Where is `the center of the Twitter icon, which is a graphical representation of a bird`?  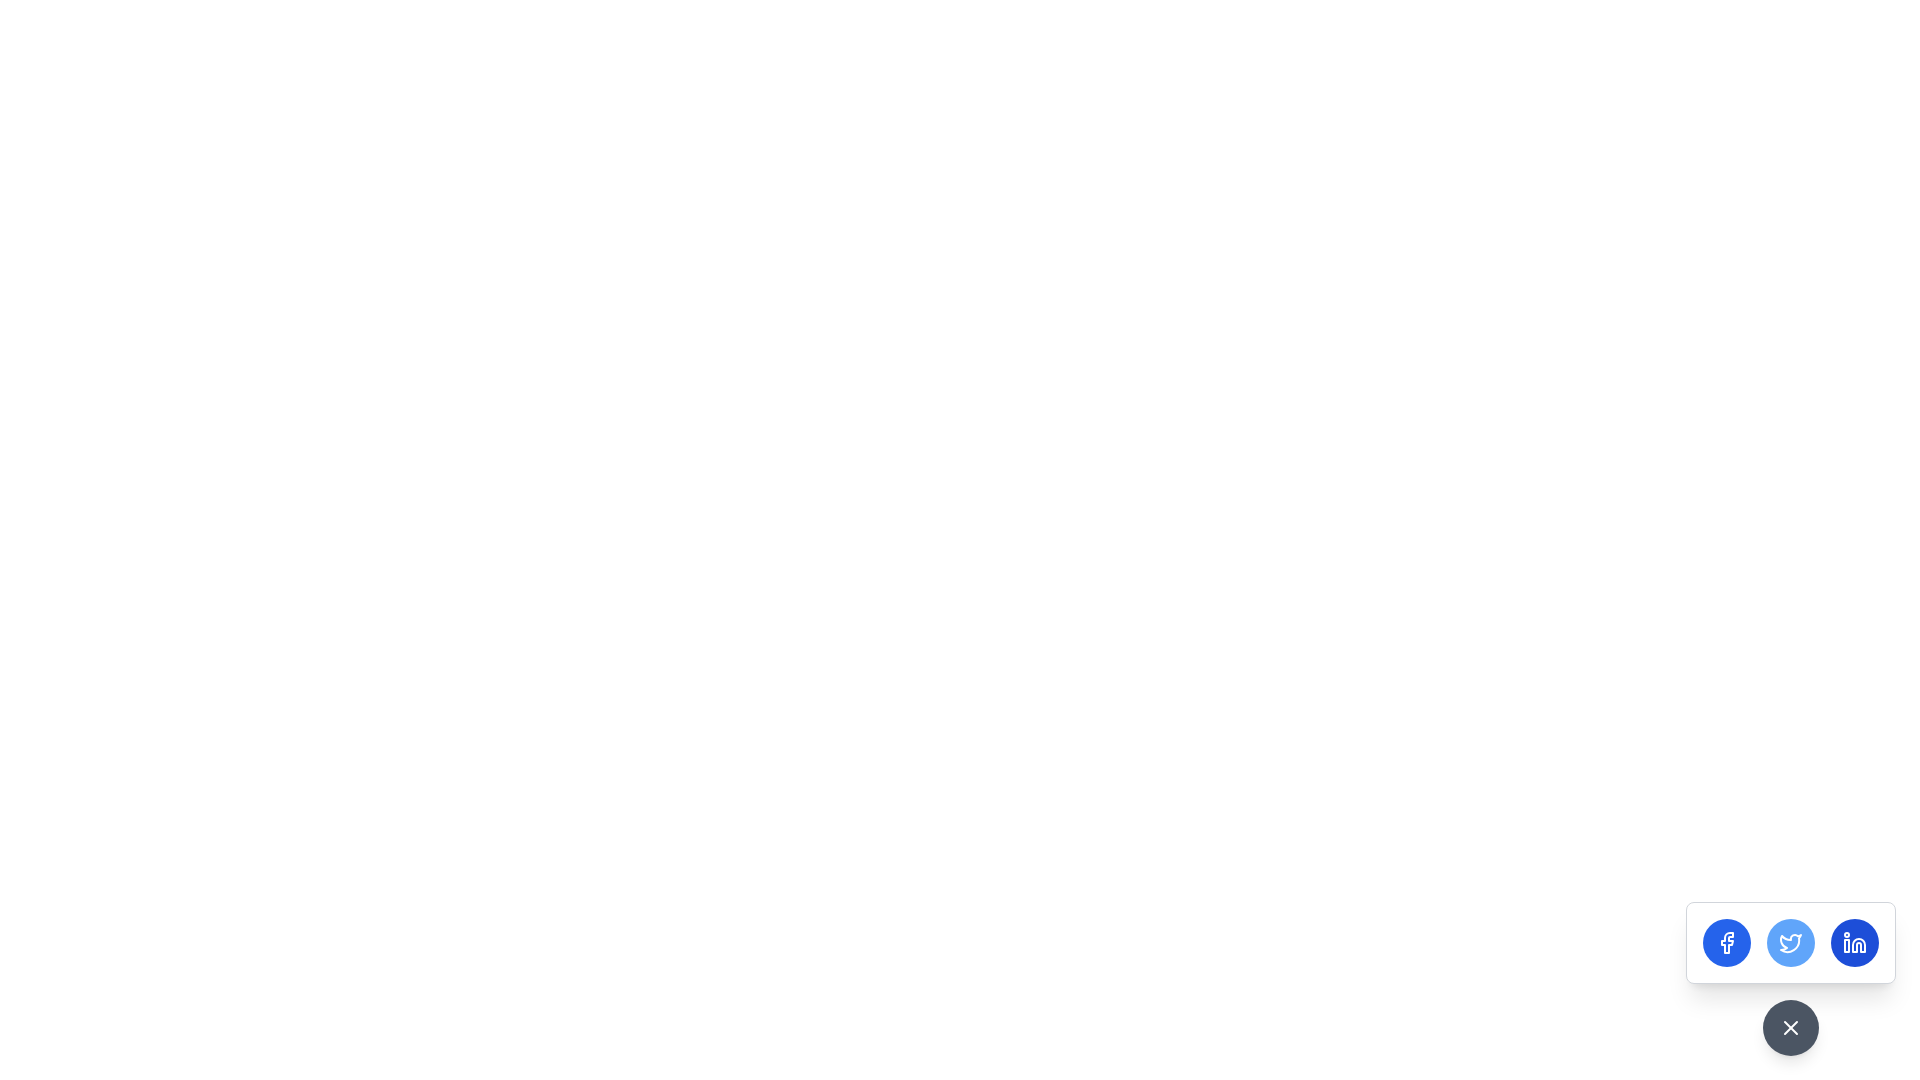
the center of the Twitter icon, which is a graphical representation of a bird is located at coordinates (1790, 942).